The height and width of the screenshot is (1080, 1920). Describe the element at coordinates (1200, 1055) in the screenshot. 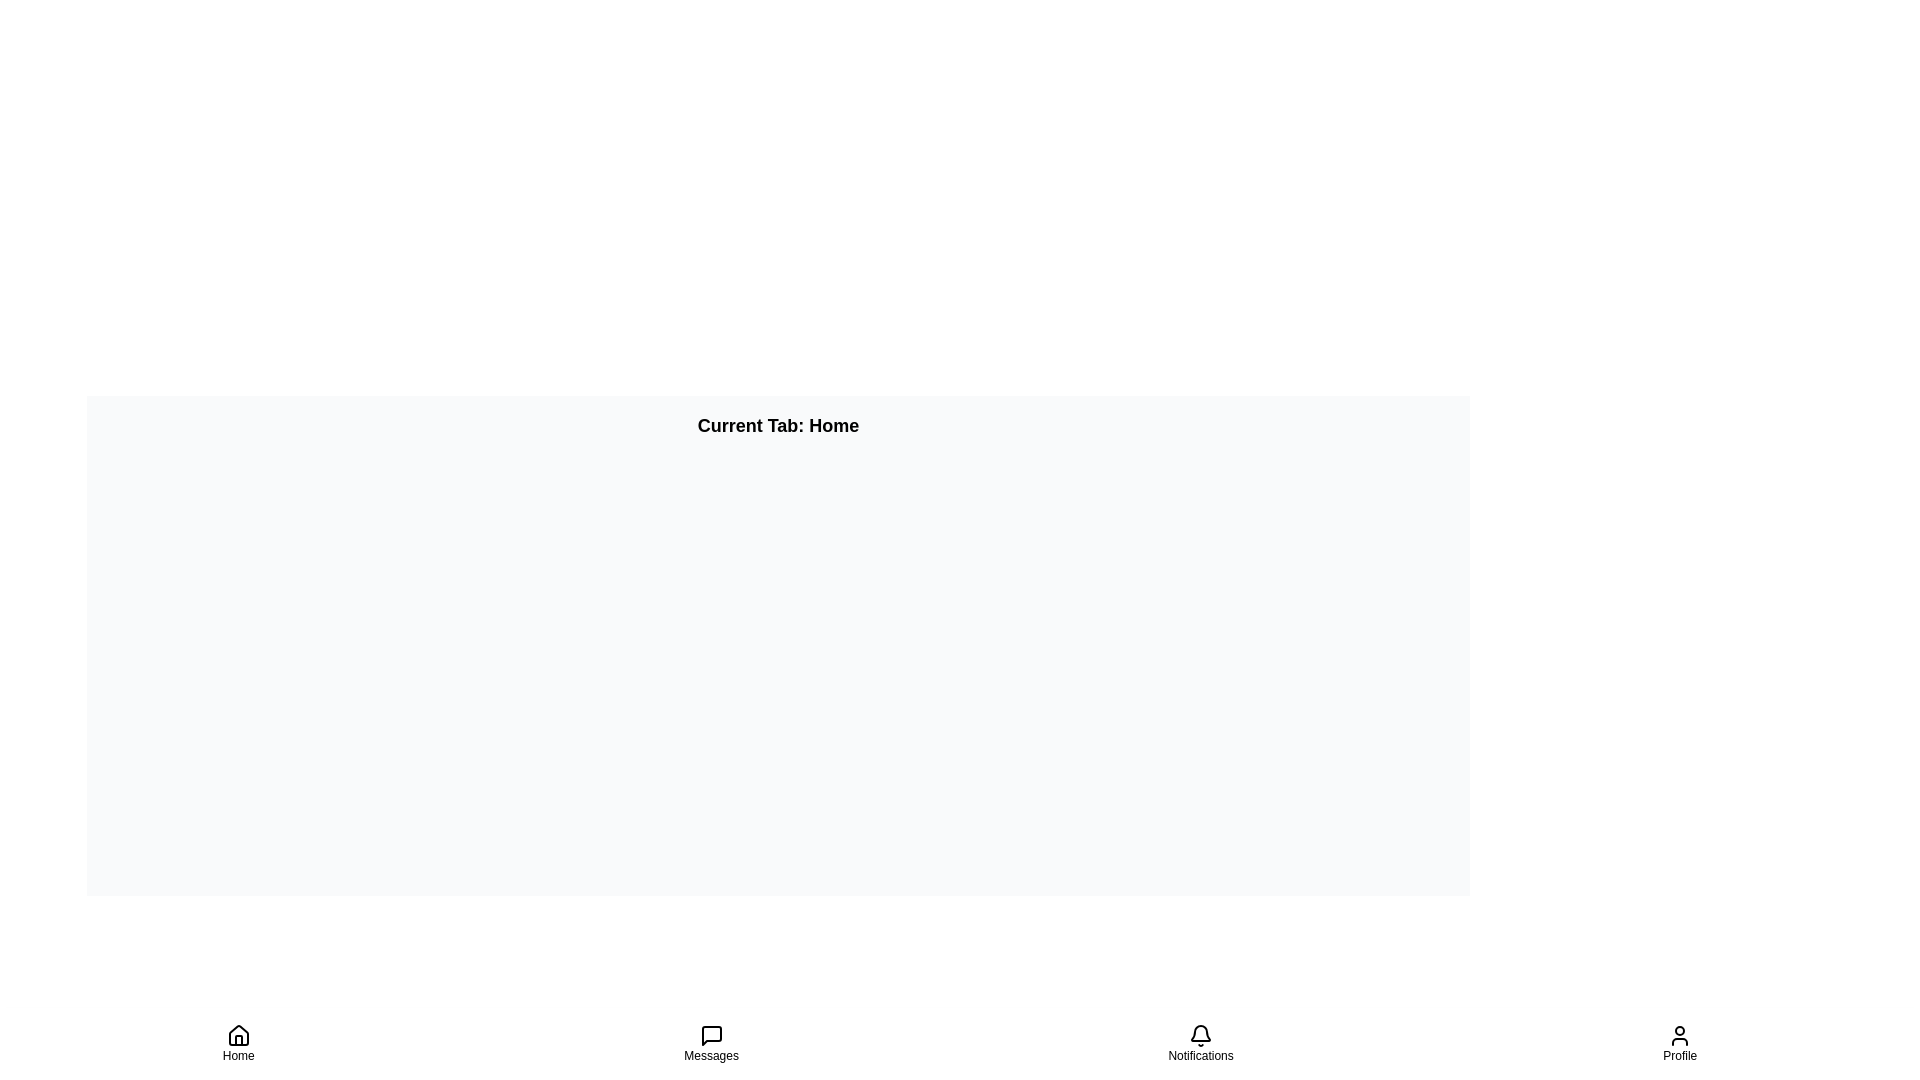

I see `the 'Notifications' text label located at the bottom center of the interface, styled in a minimalistic manner, under the notification bell icon` at that location.